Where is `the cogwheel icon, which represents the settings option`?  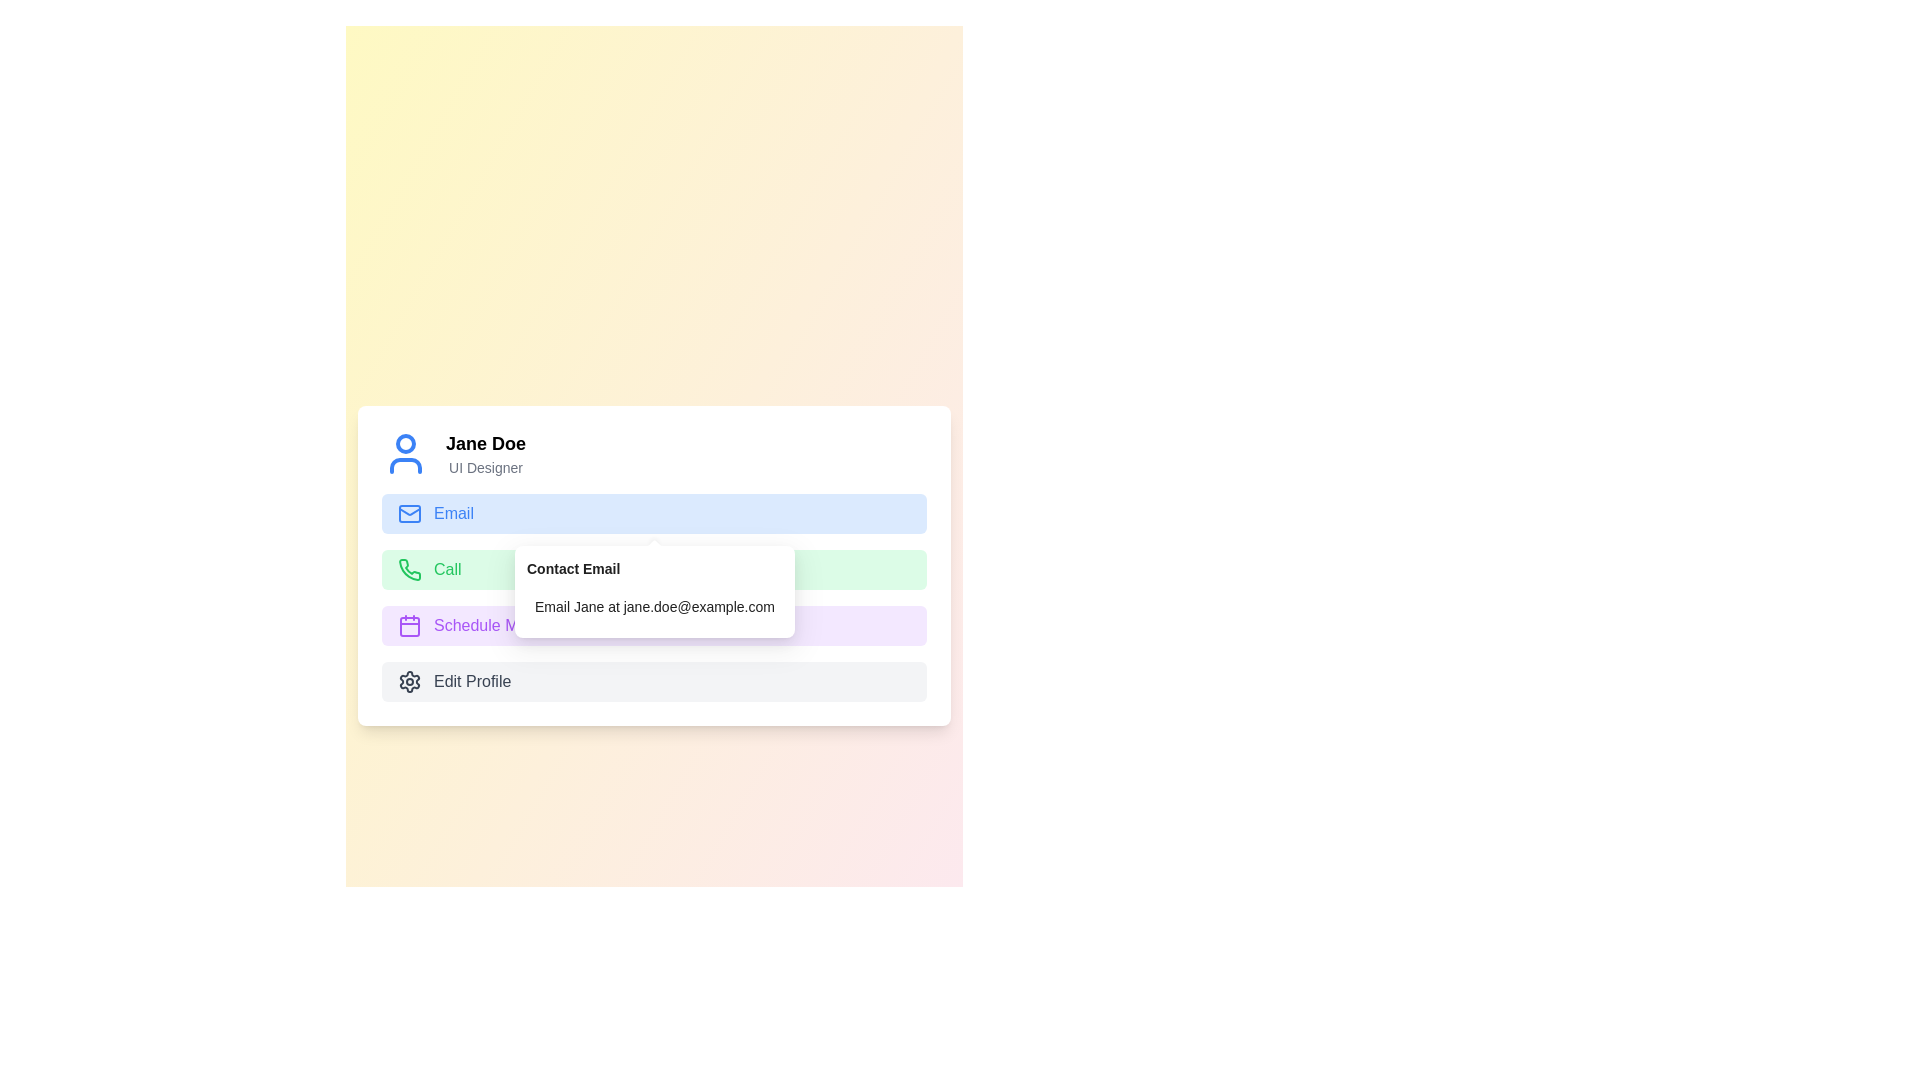 the cogwheel icon, which represents the settings option is located at coordinates (408, 681).